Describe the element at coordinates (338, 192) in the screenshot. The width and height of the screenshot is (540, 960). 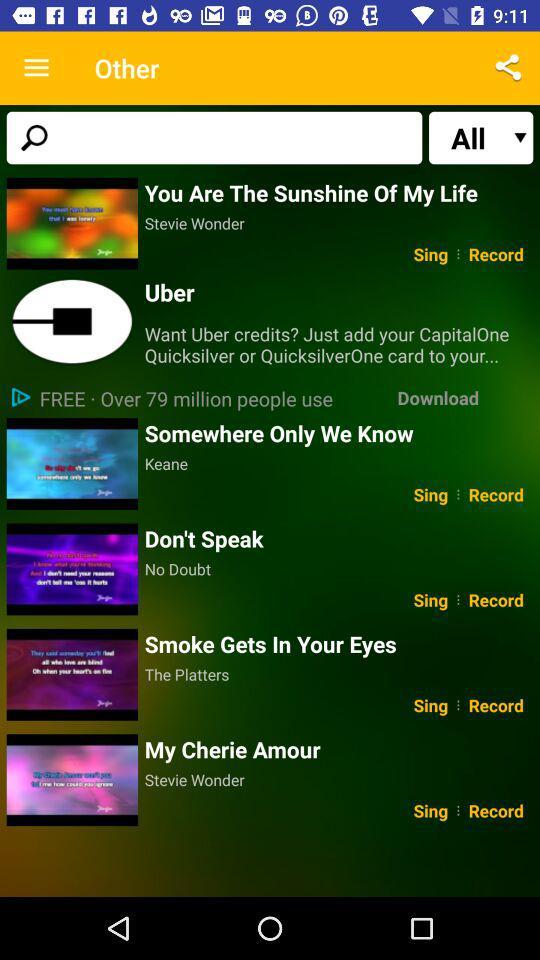
I see `you are the item` at that location.